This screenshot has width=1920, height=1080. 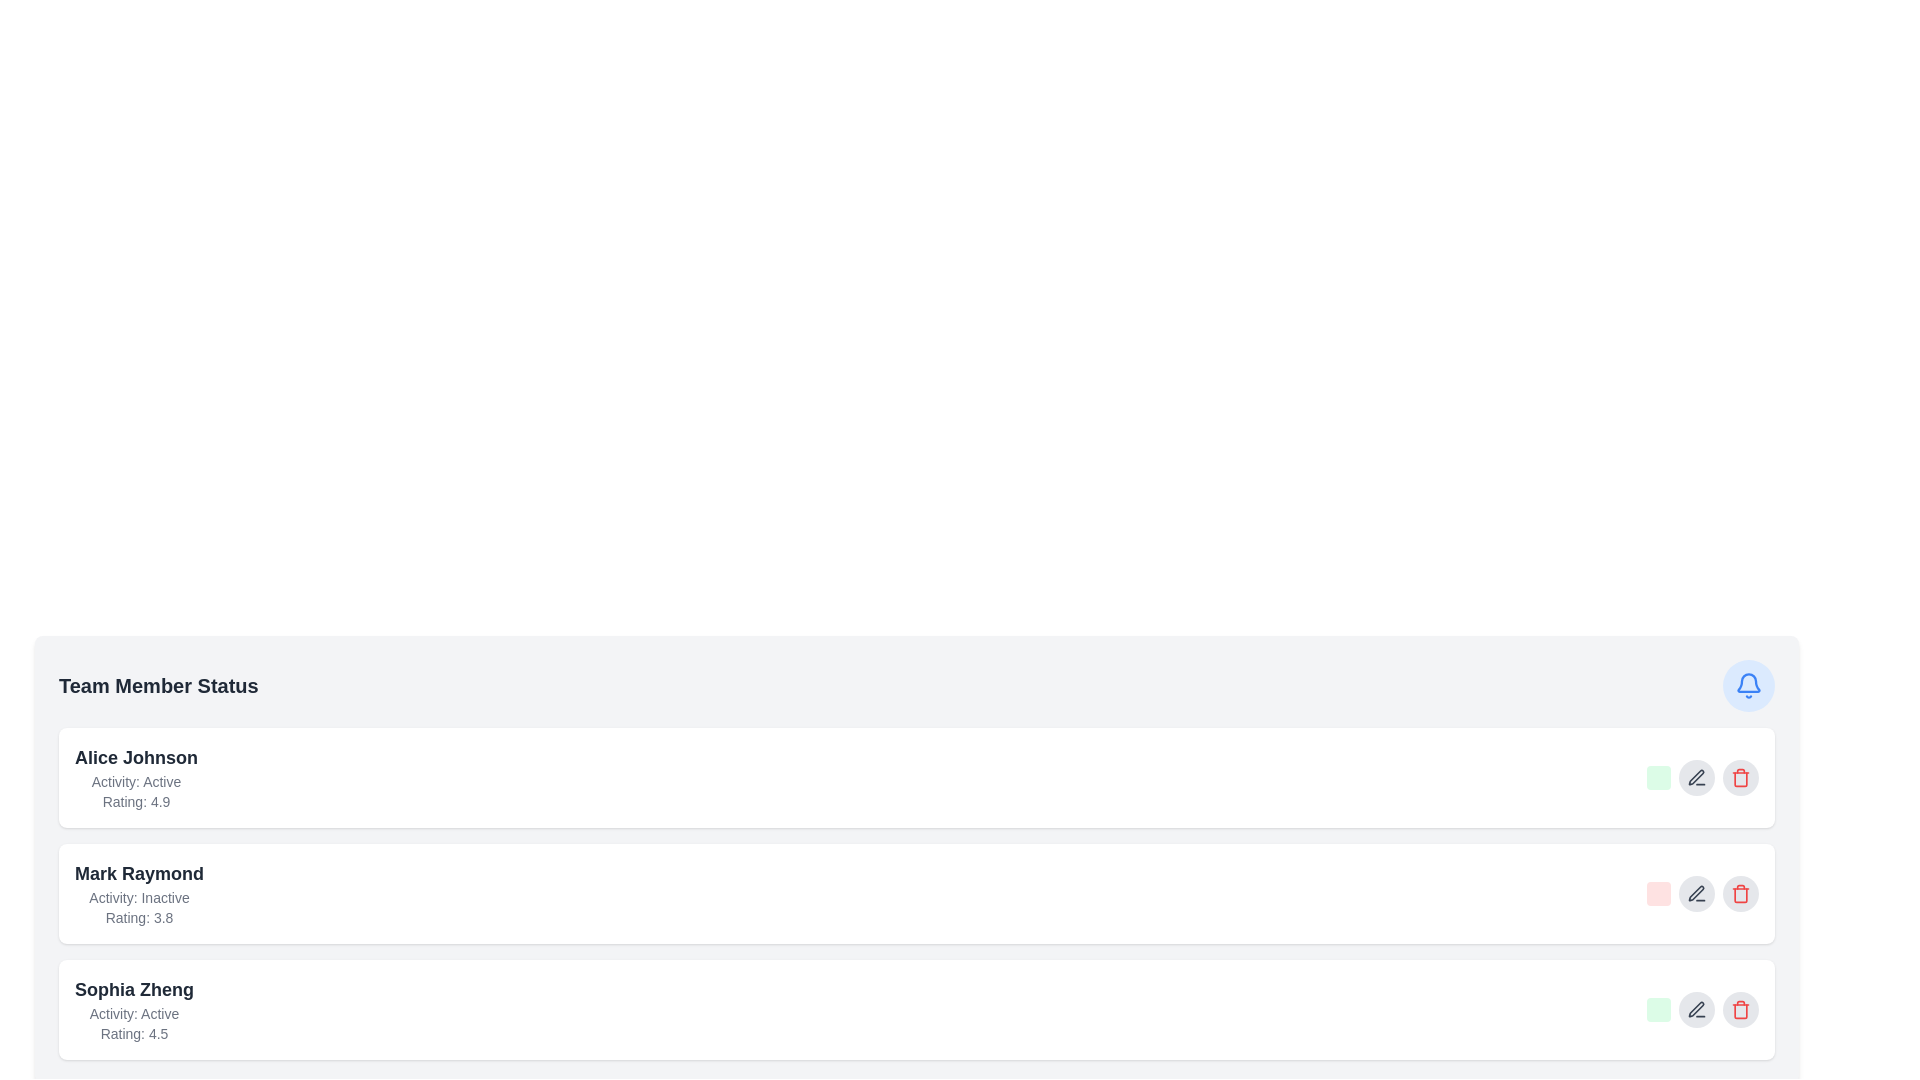 What do you see at coordinates (1740, 1010) in the screenshot?
I see `the red trash icon button located on the far right side of the third row under 'Team Member Status' next to 'Sophia Zheng'` at bounding box center [1740, 1010].